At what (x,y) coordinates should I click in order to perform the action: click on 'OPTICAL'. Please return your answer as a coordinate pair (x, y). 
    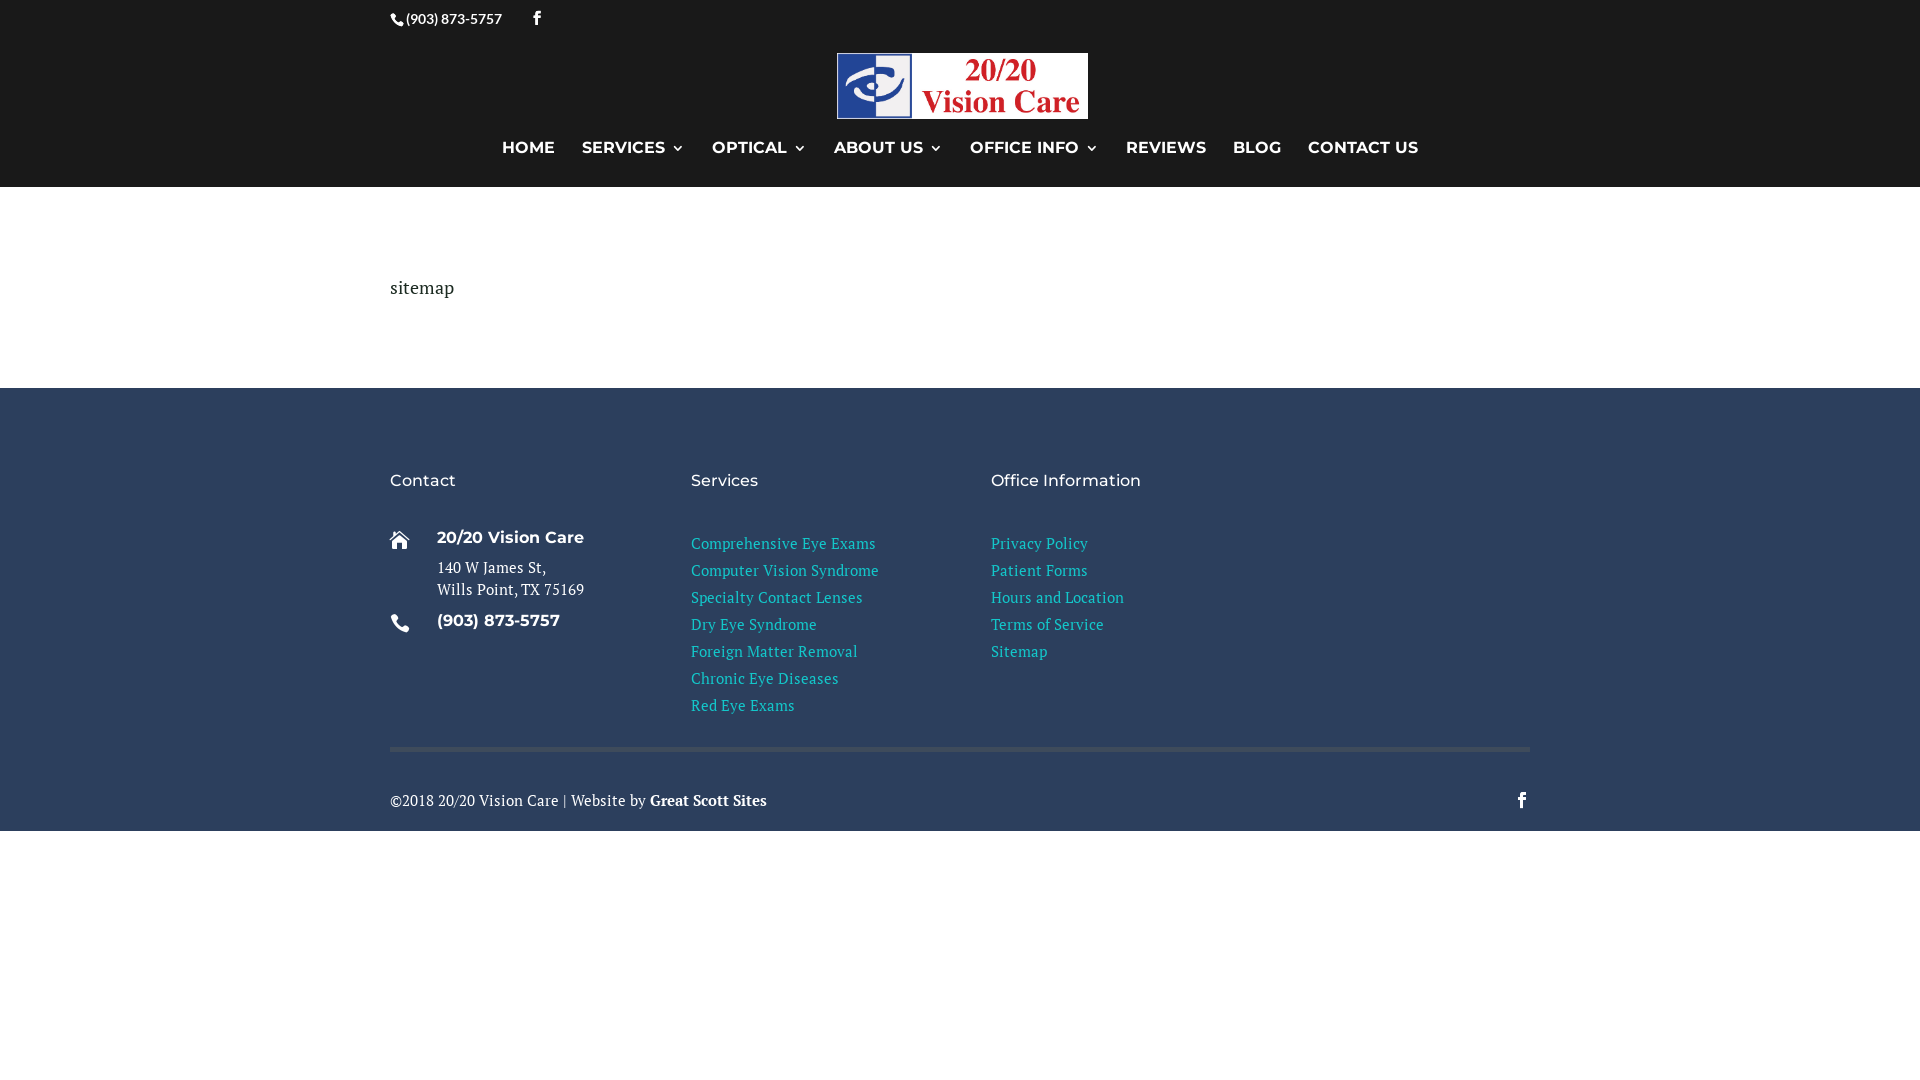
    Looking at the image, I should click on (758, 163).